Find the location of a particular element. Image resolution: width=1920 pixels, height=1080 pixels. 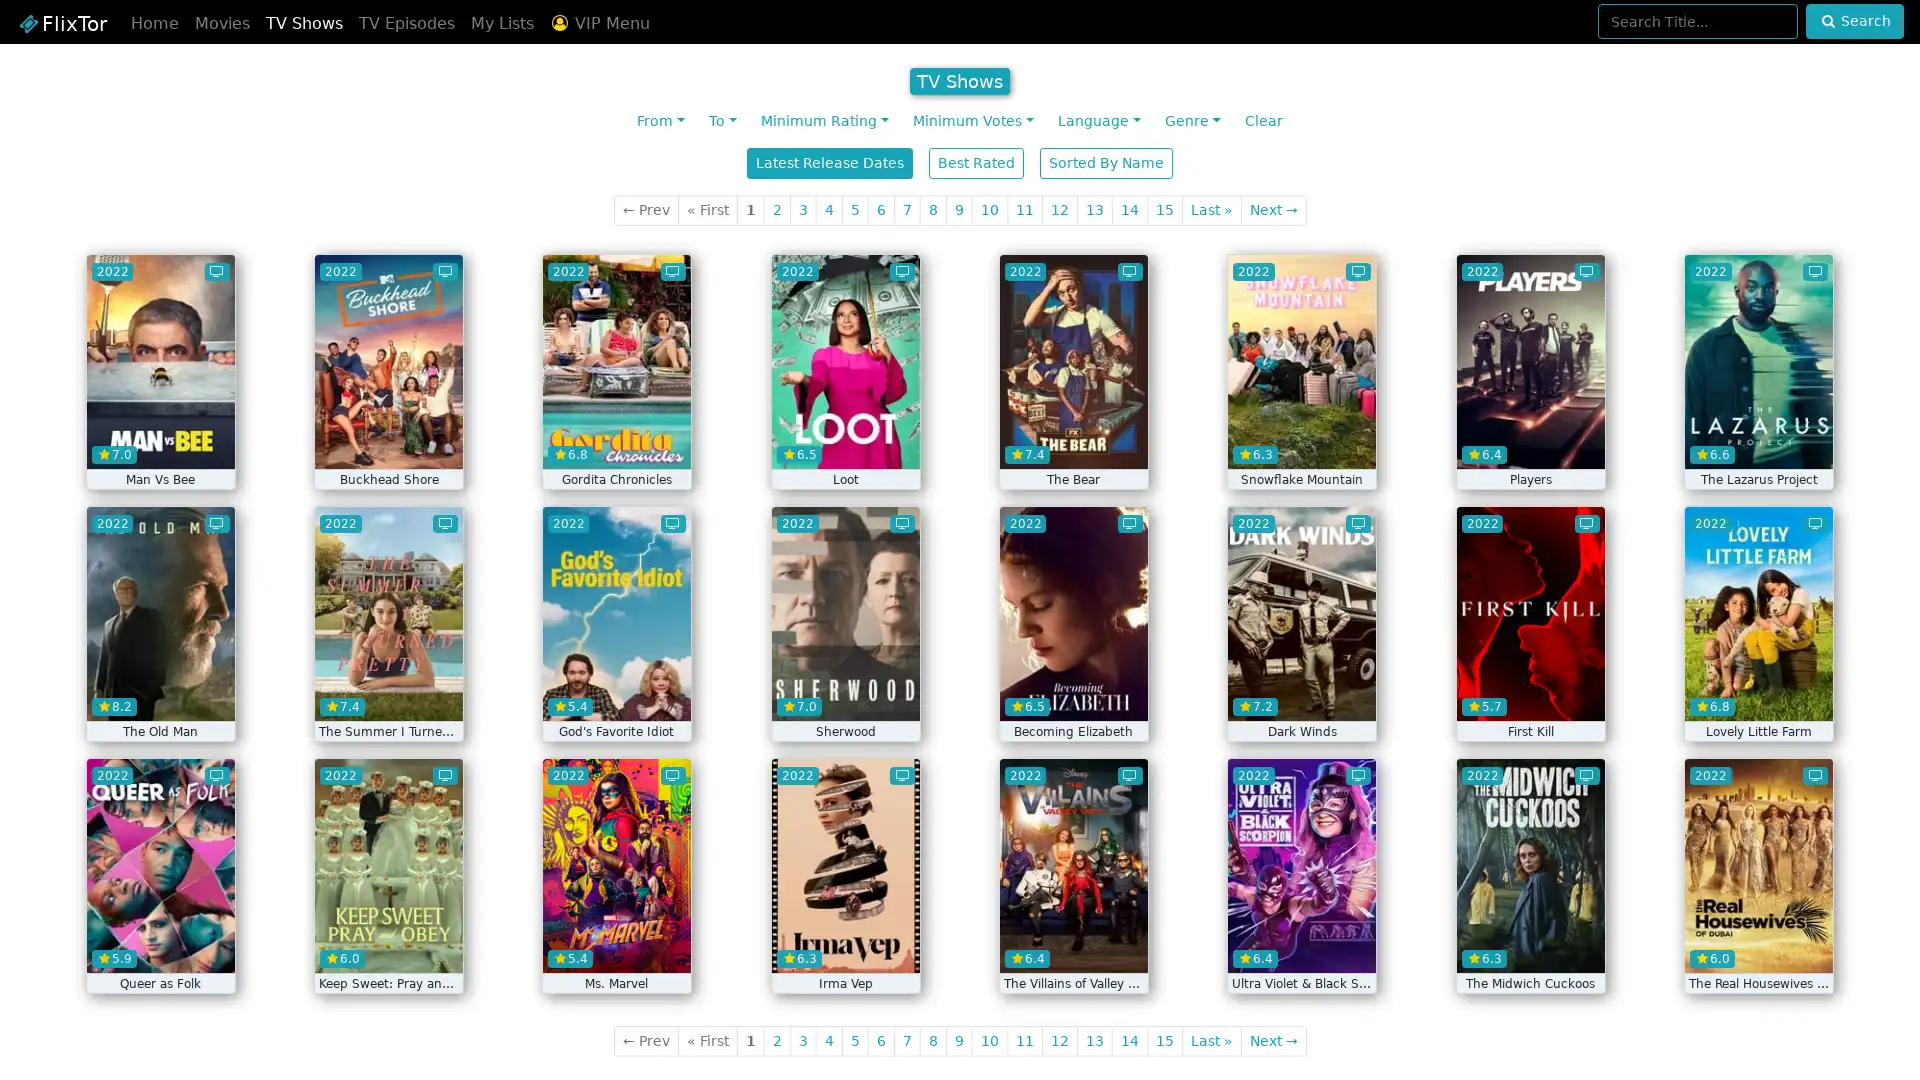

Watch Now is located at coordinates (845, 944).